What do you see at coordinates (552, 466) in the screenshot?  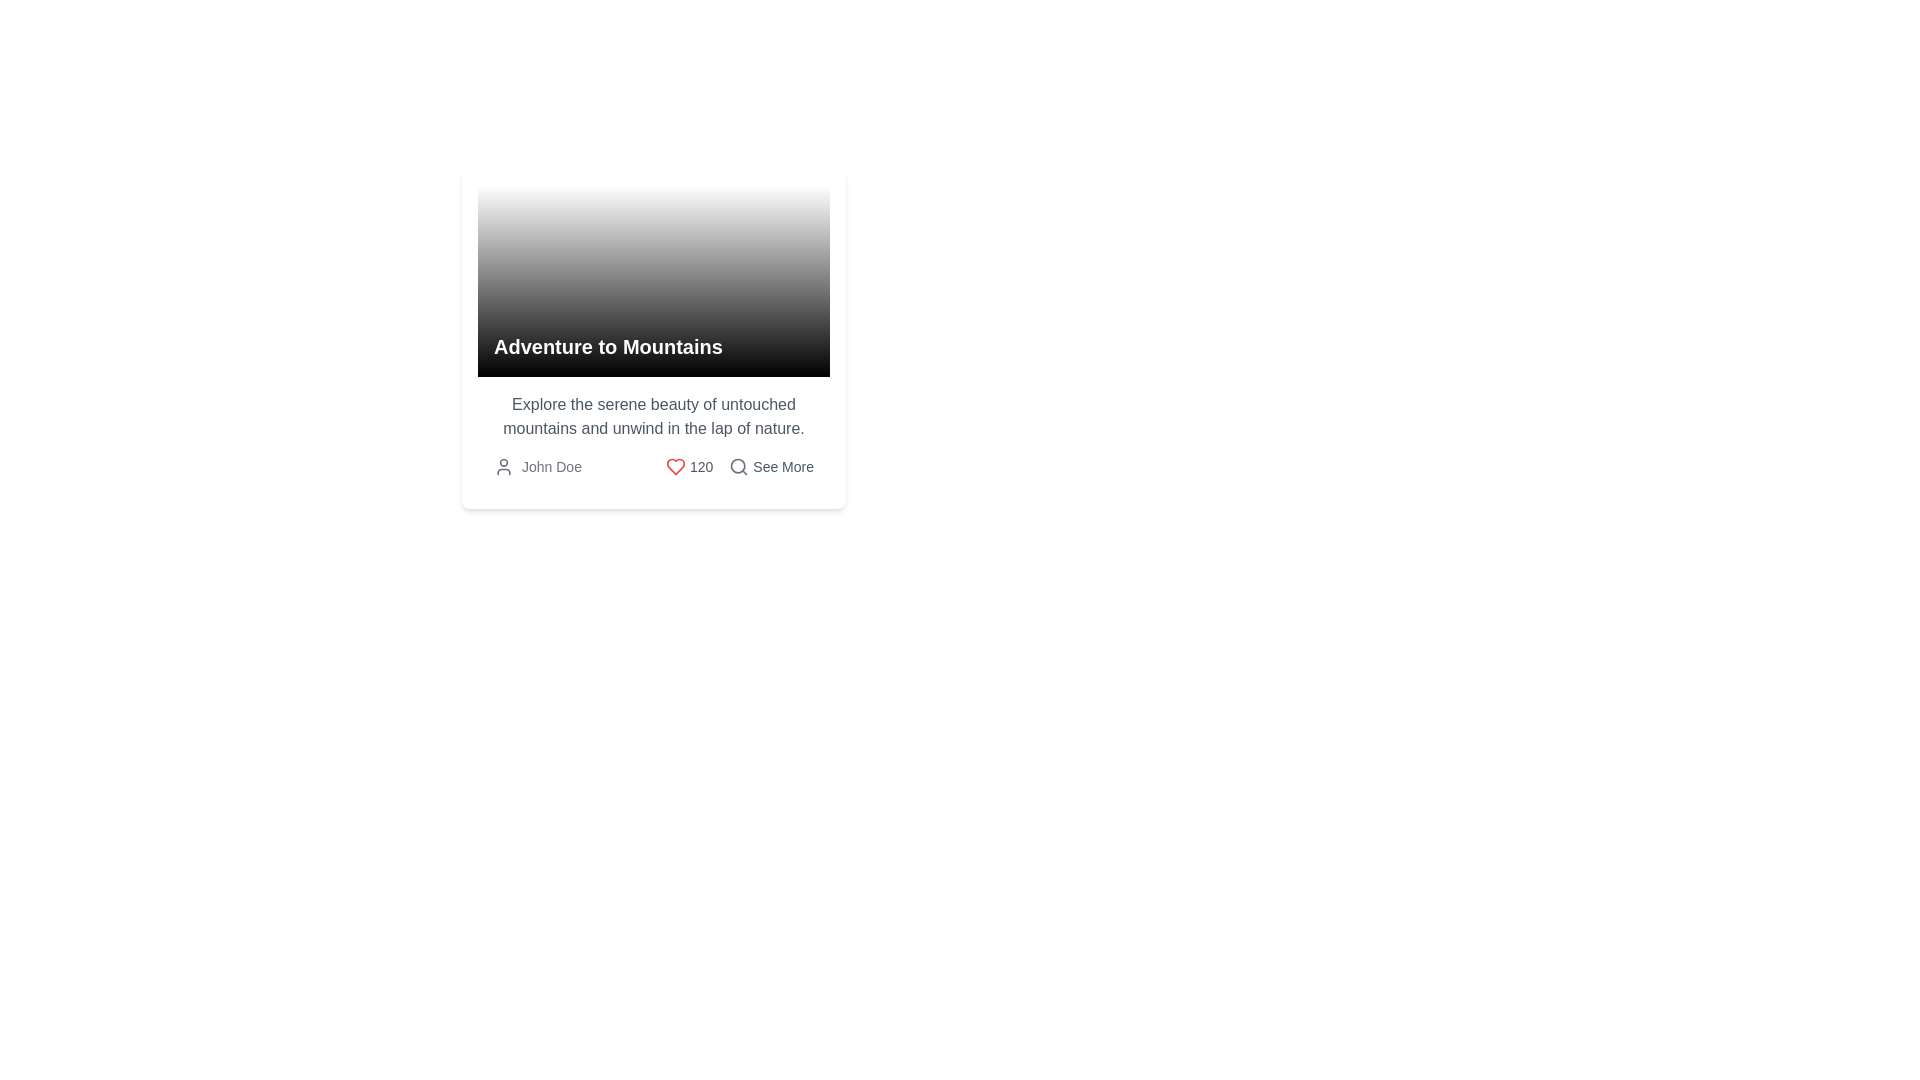 I see `the text label displaying 'John Doe' in small, grey font, which is positioned at the bottom left corner of a card component` at bounding box center [552, 466].